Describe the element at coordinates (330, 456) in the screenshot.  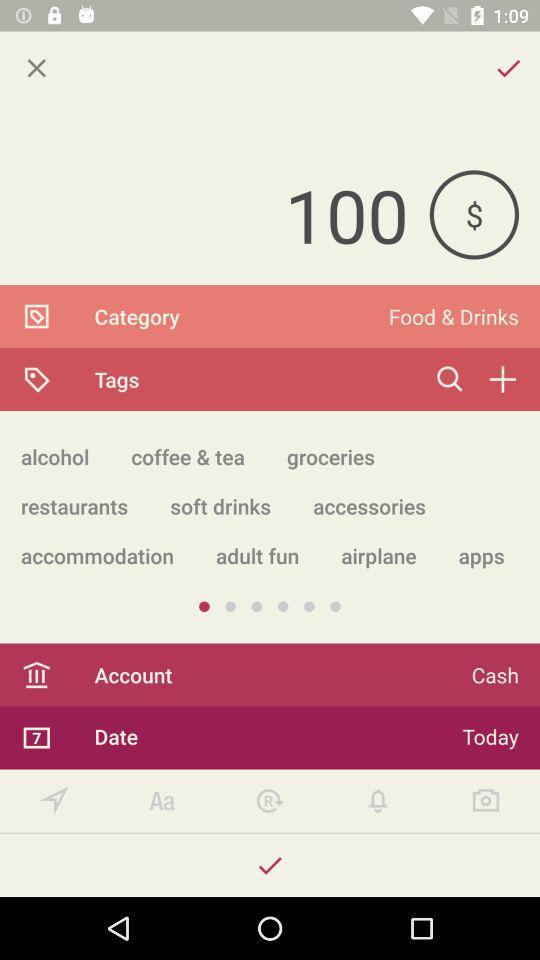
I see `app above soft drinks app` at that location.